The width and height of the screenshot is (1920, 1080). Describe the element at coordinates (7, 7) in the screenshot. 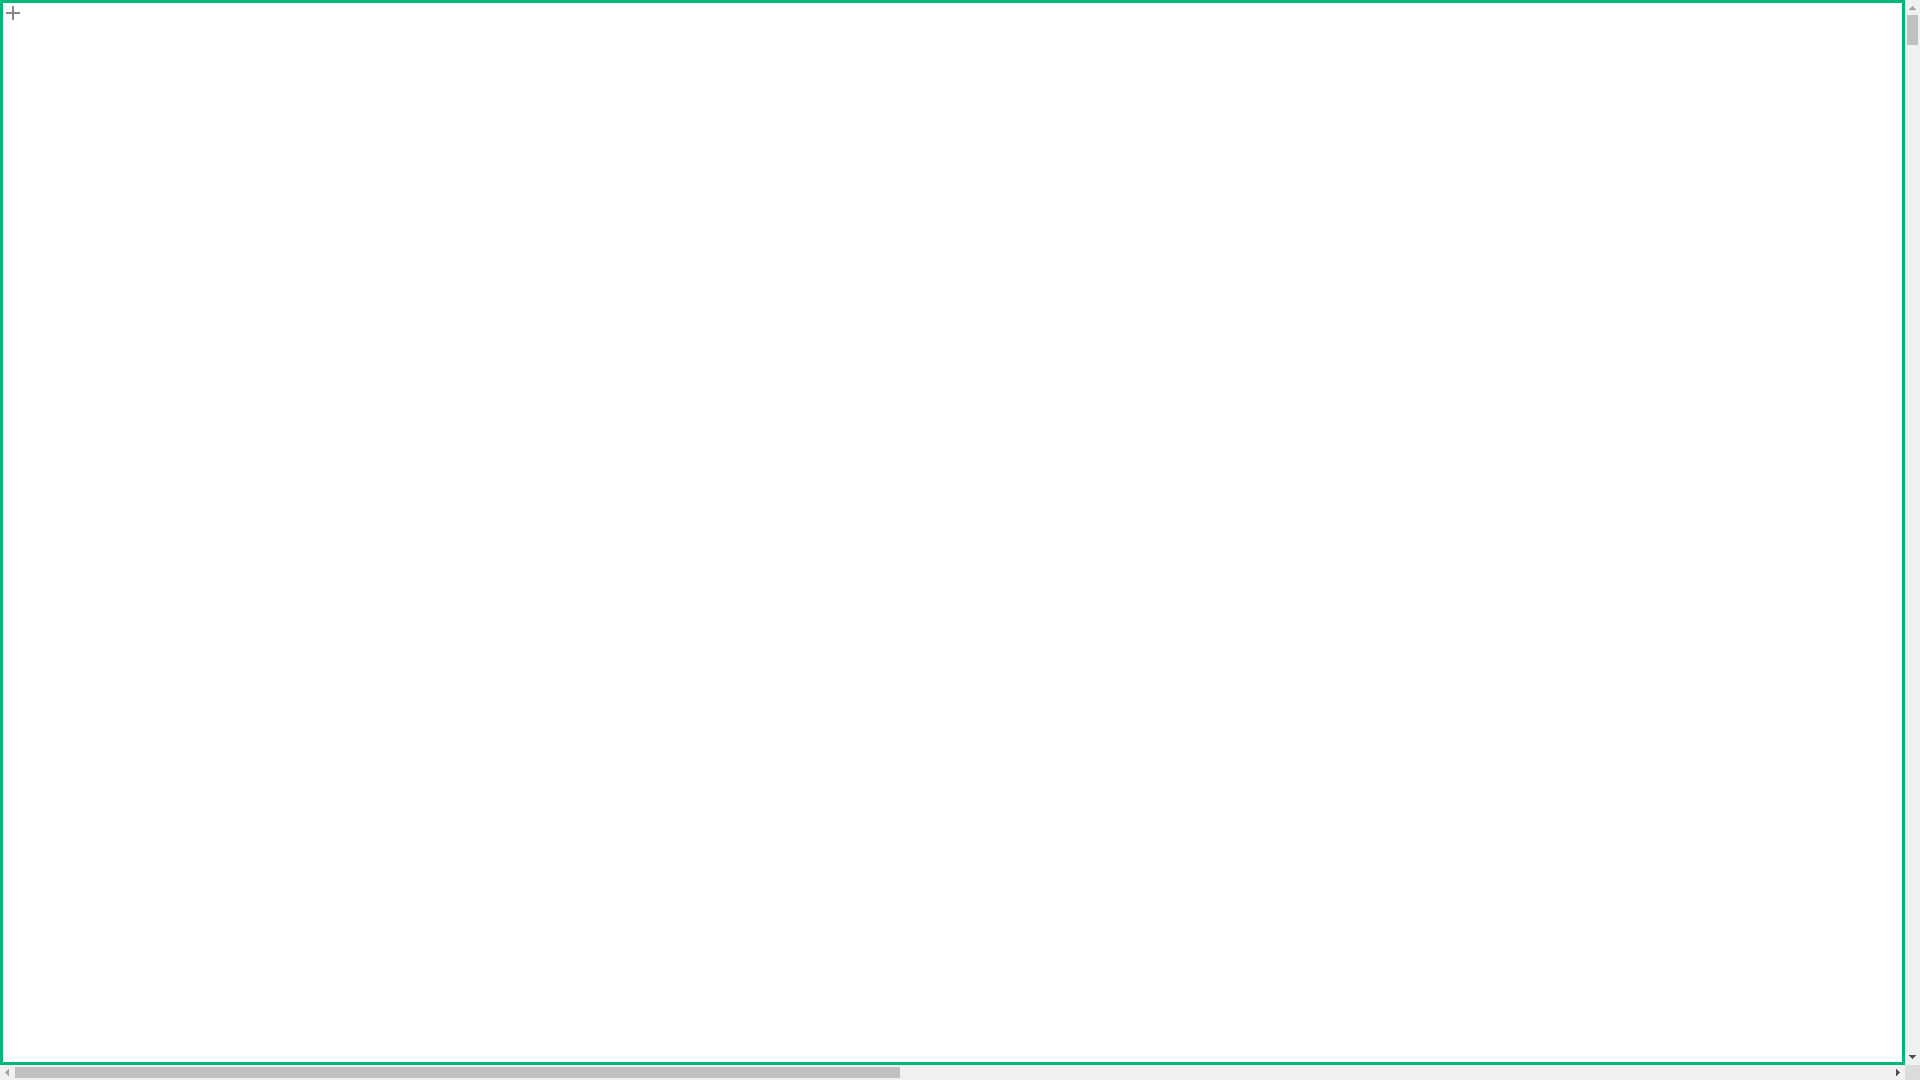

I see `'Skip to main content'` at that location.